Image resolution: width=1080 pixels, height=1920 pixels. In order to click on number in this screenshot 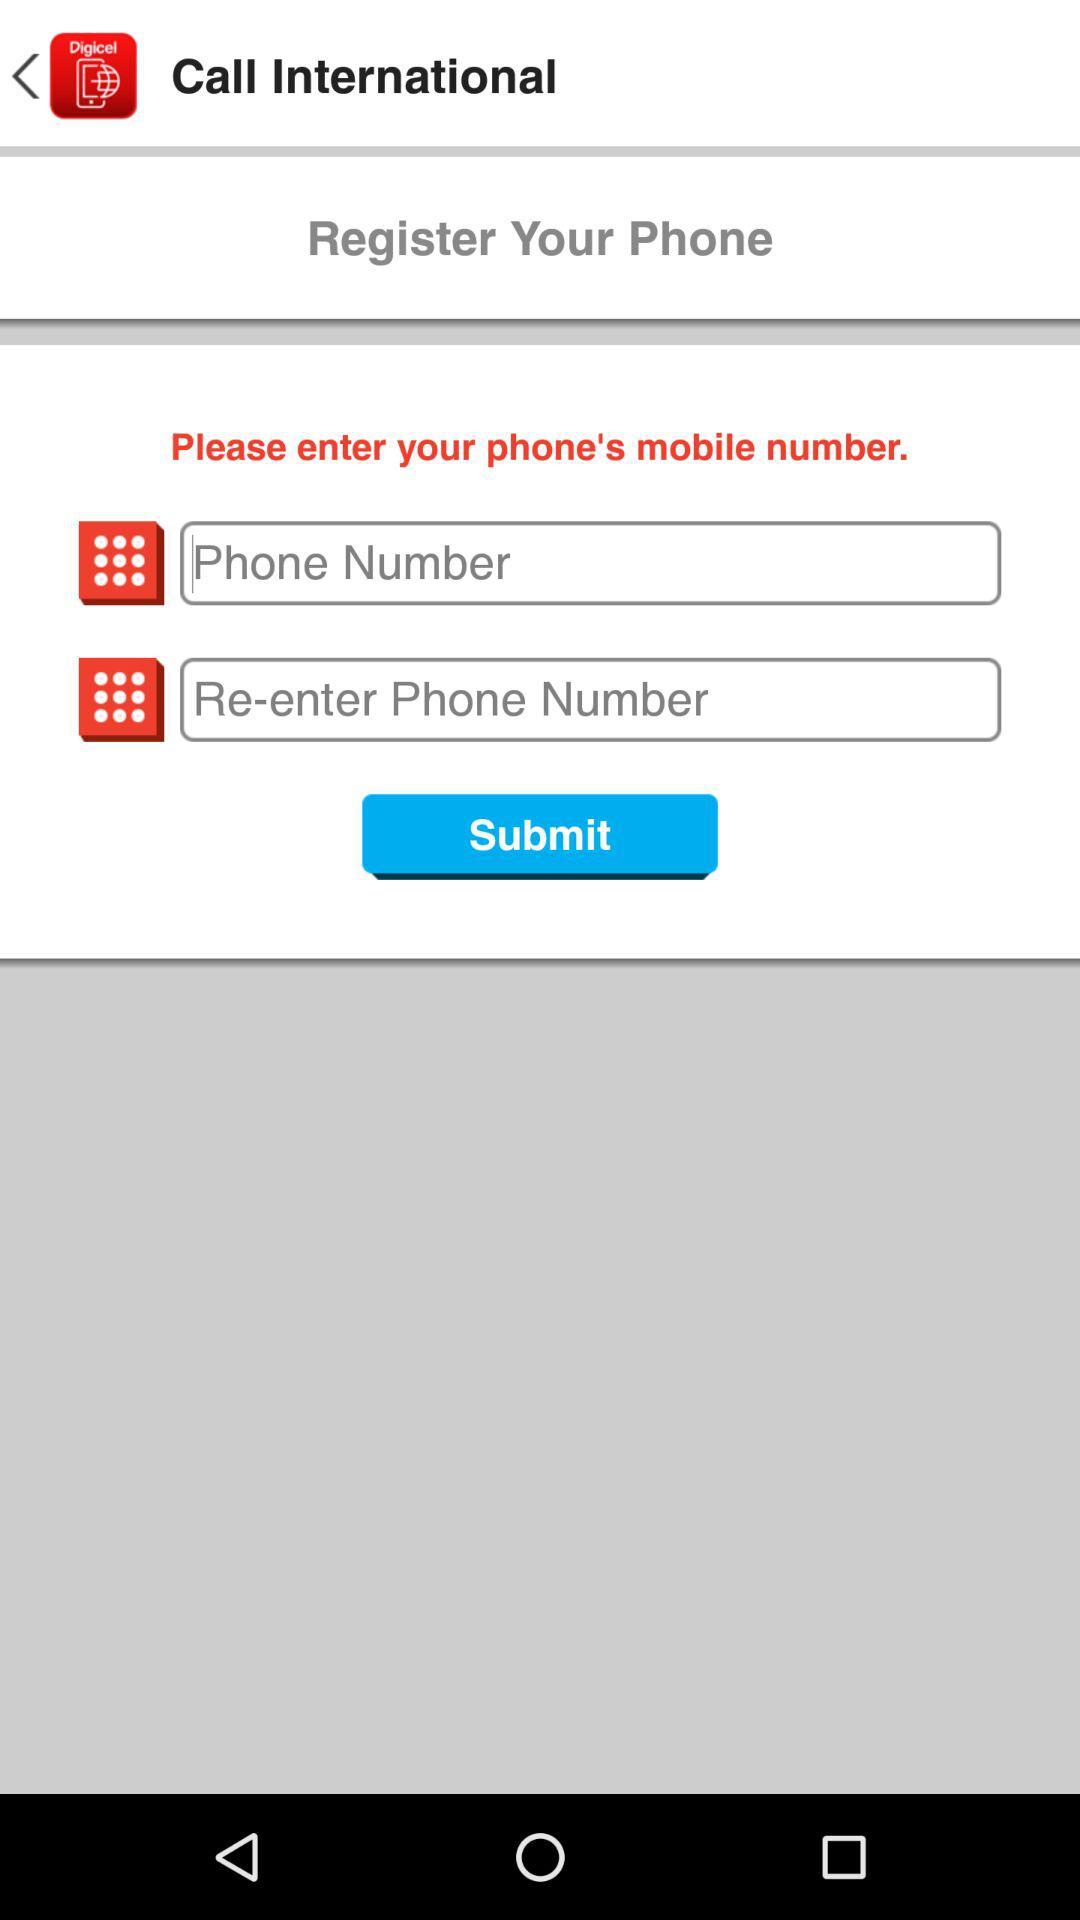, I will do `click(589, 699)`.